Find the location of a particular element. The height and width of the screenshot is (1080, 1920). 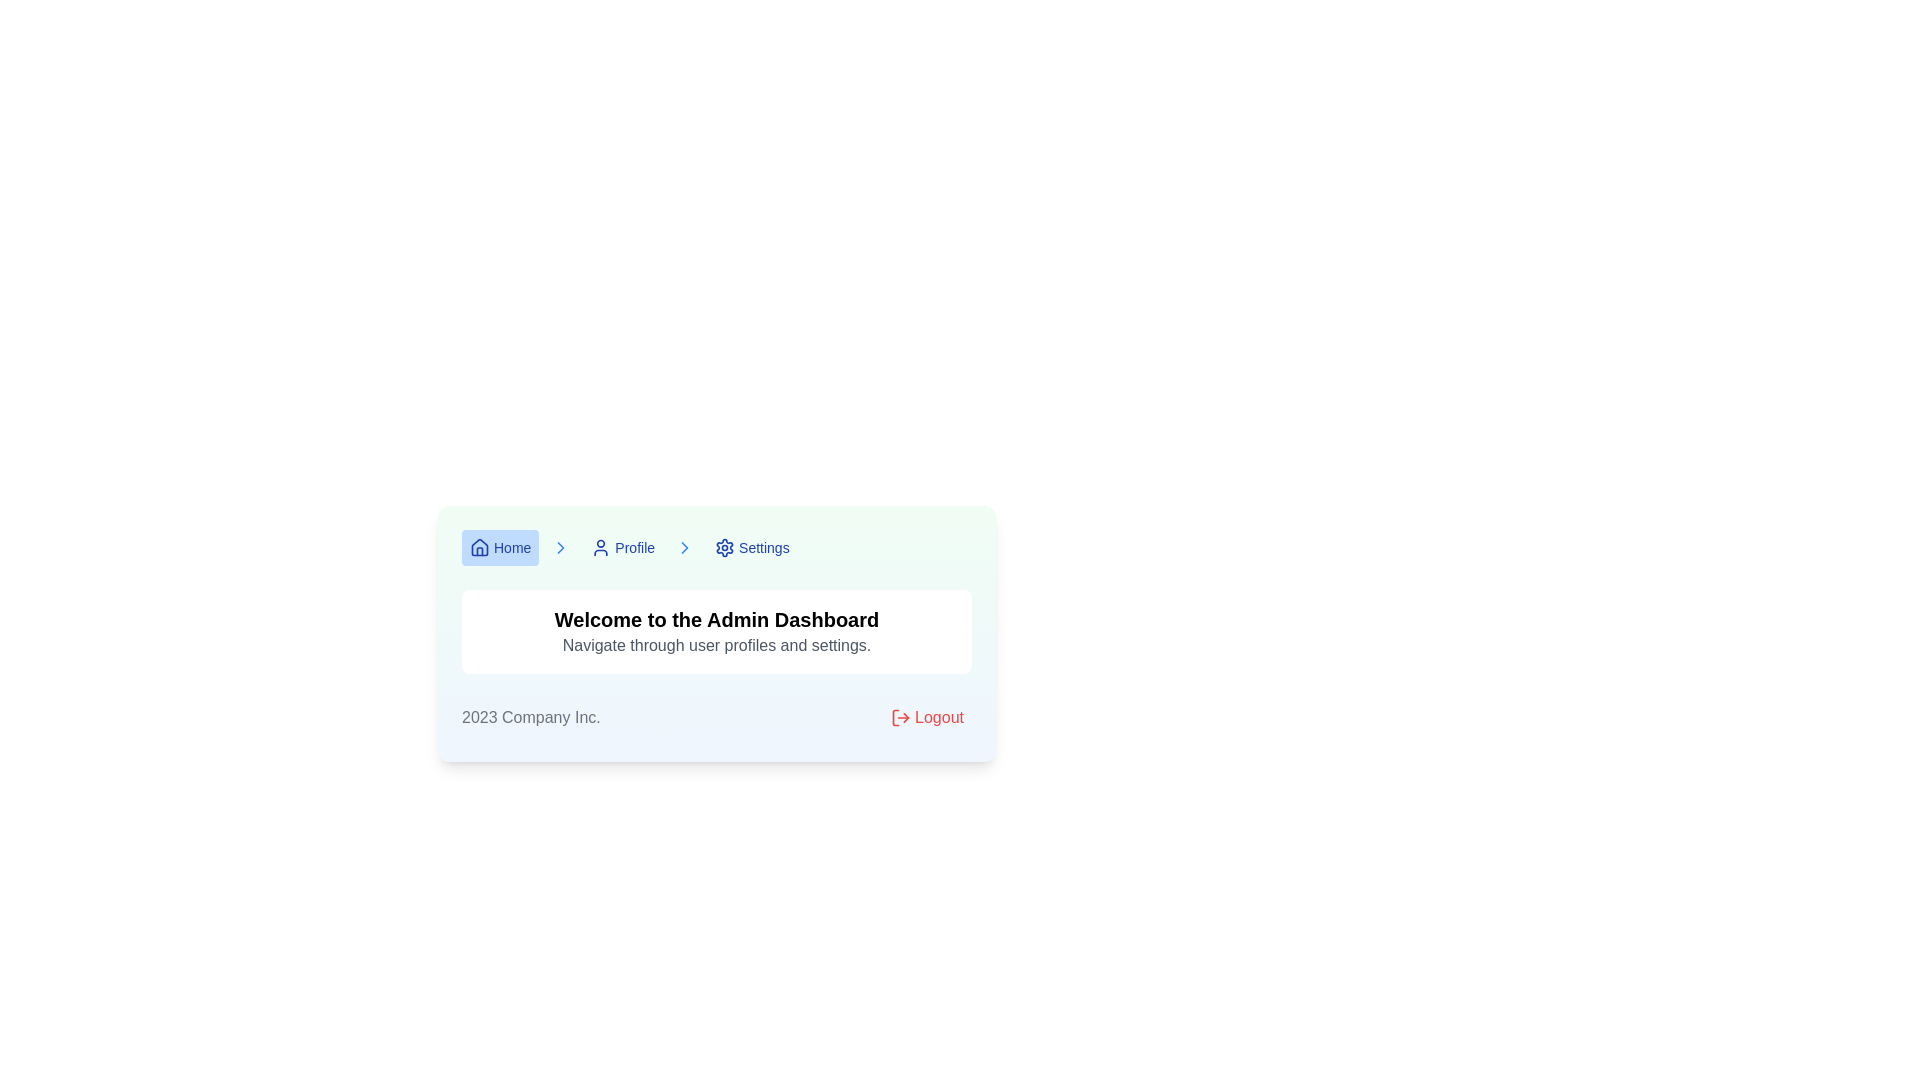

the right-pointing chevron icon located between the 'Profile' and 'Settings' links in the navigation bar is located at coordinates (560, 547).